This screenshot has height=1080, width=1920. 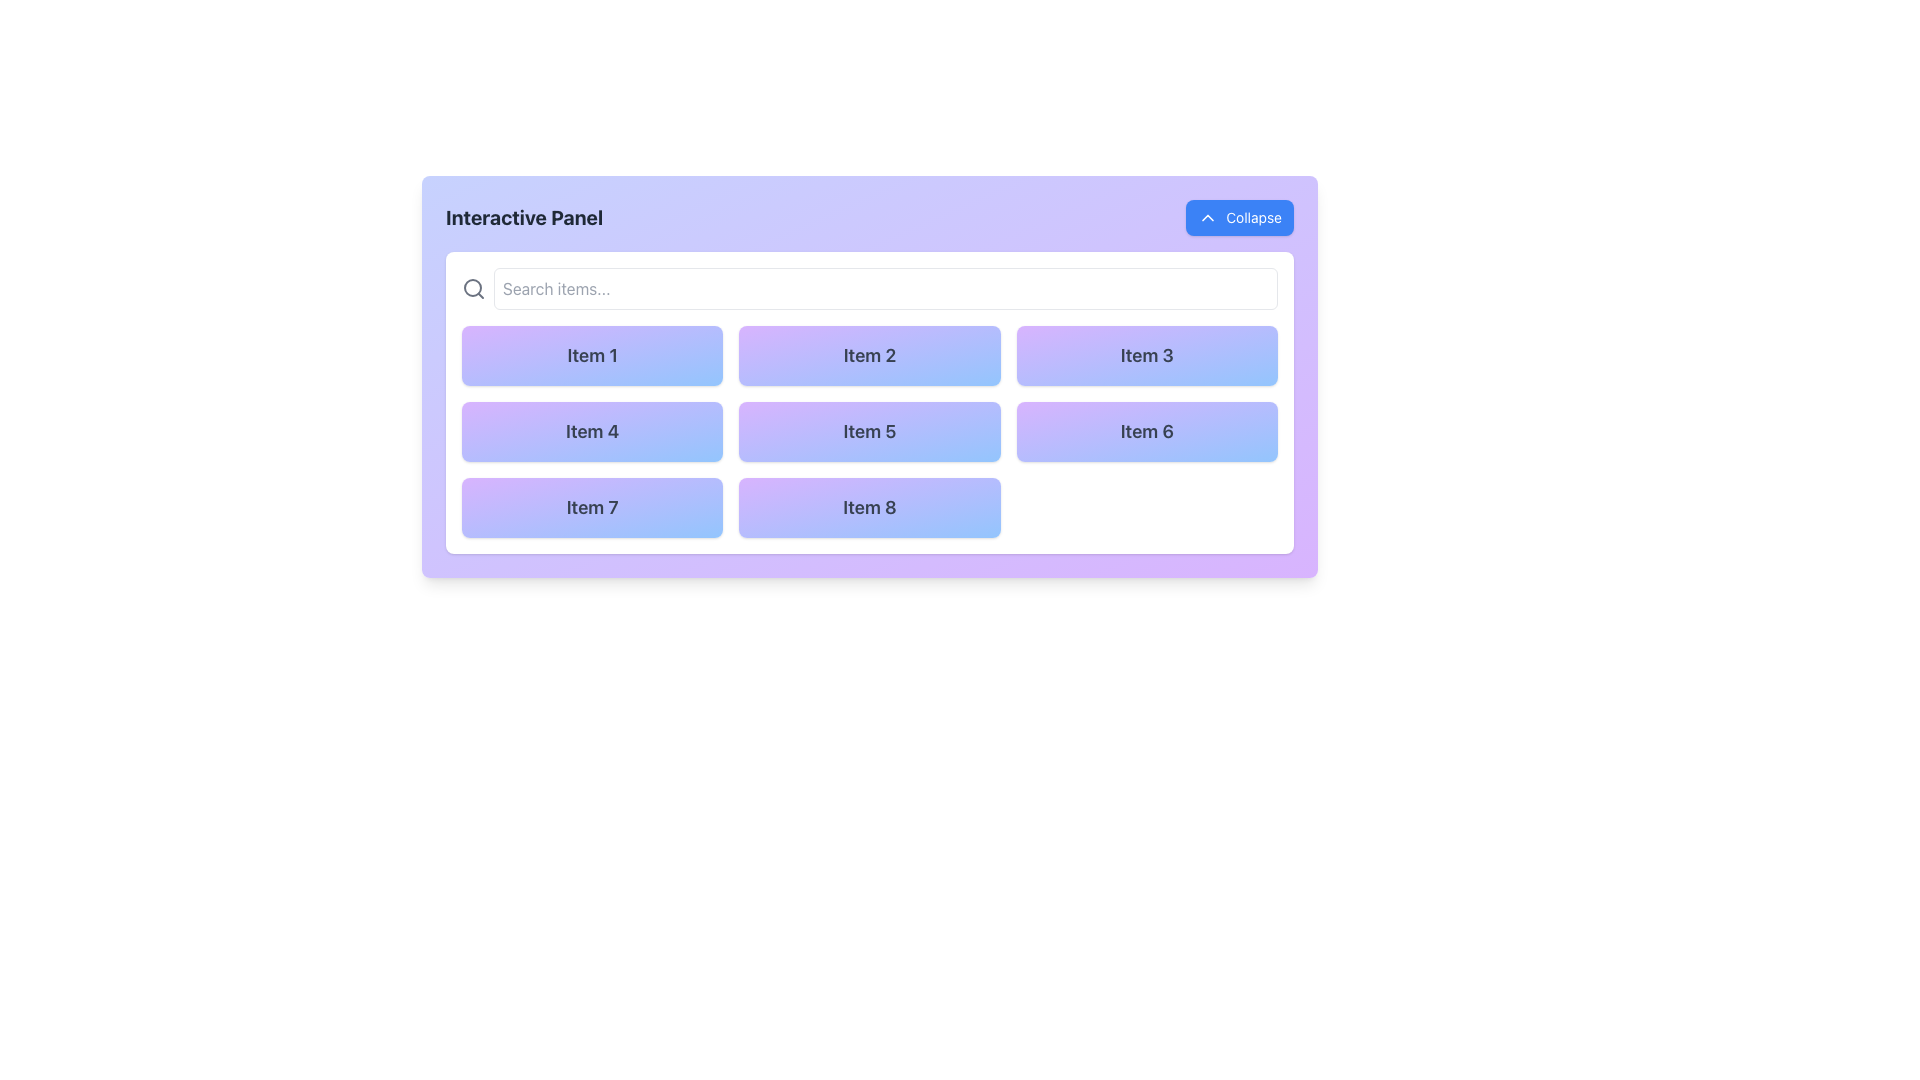 What do you see at coordinates (591, 354) in the screenshot?
I see `text element displaying 'Item 1' in bold gray font located in the top-left corner of the grid of rectangular items` at bounding box center [591, 354].